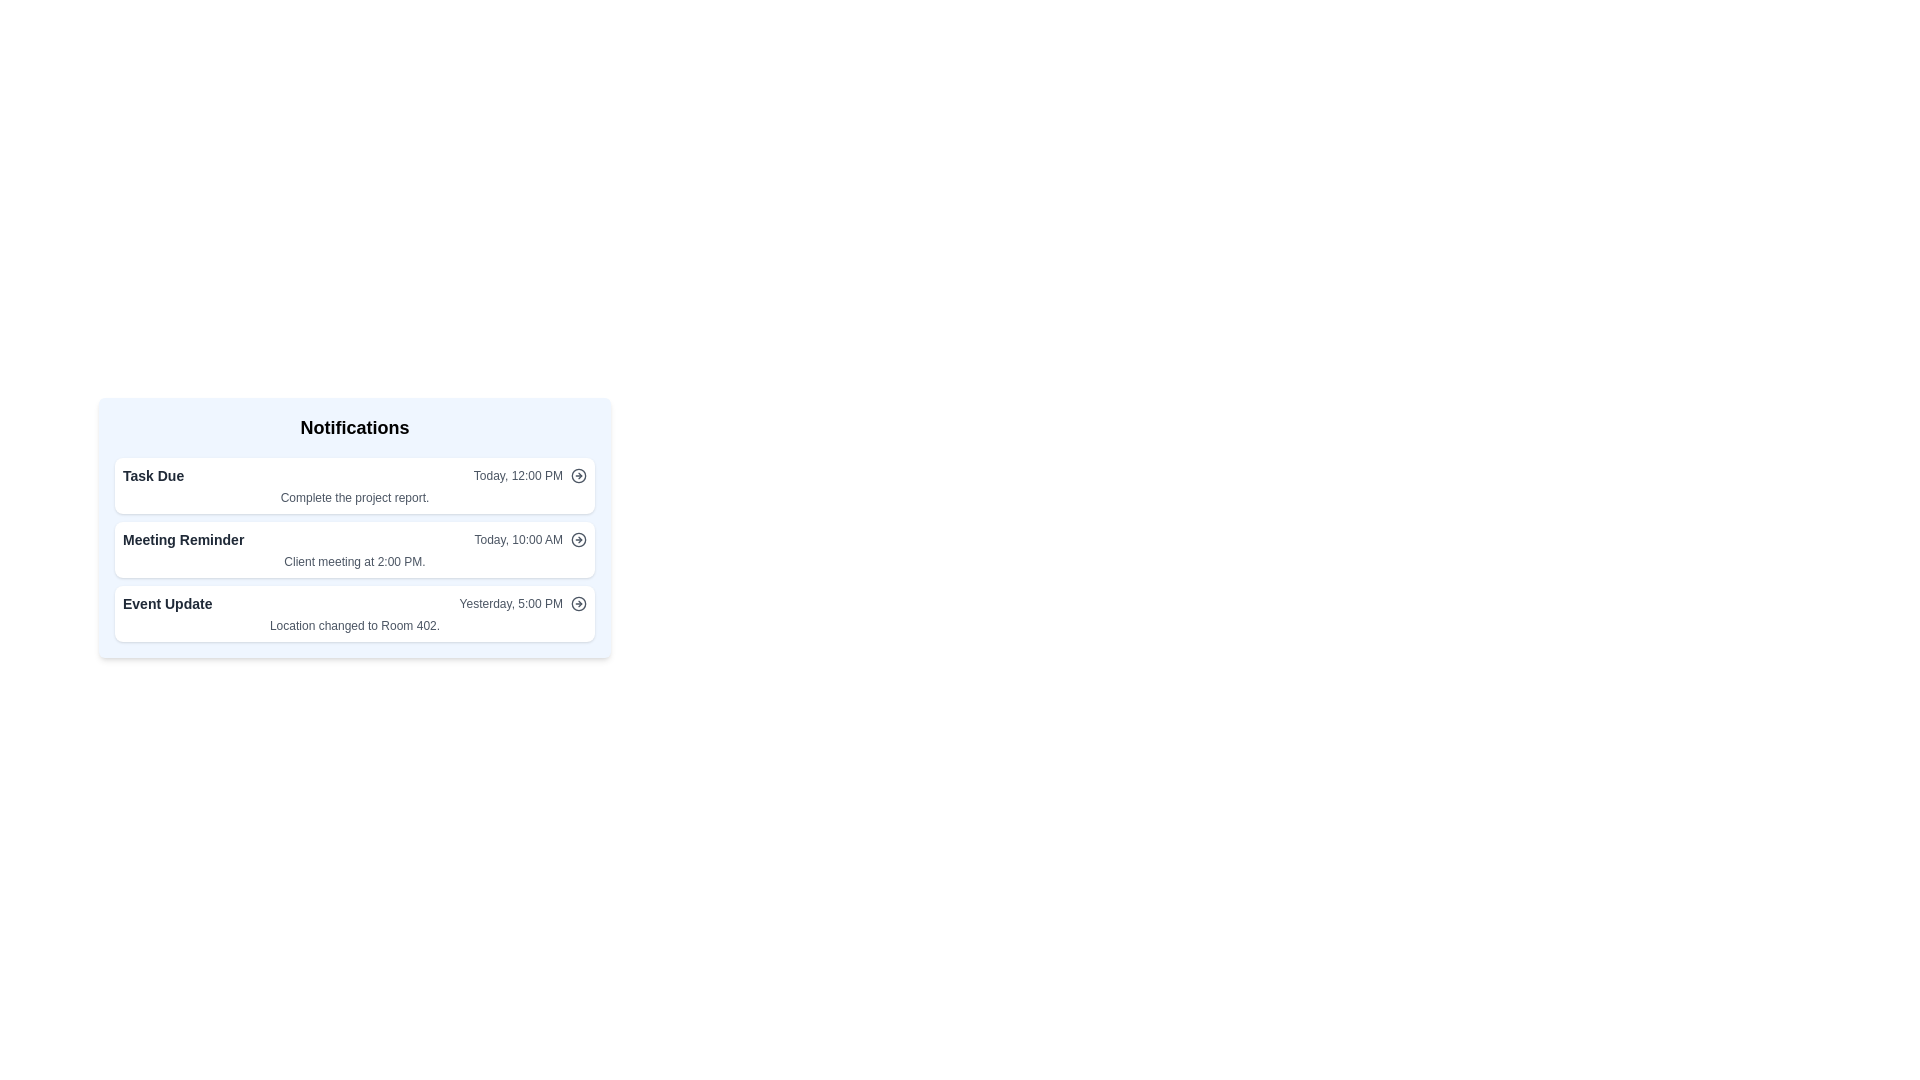 The height and width of the screenshot is (1080, 1920). What do you see at coordinates (578, 475) in the screenshot?
I see `the rightmost icon associated with the notification labeled 'Today, 12:00 PM'` at bounding box center [578, 475].